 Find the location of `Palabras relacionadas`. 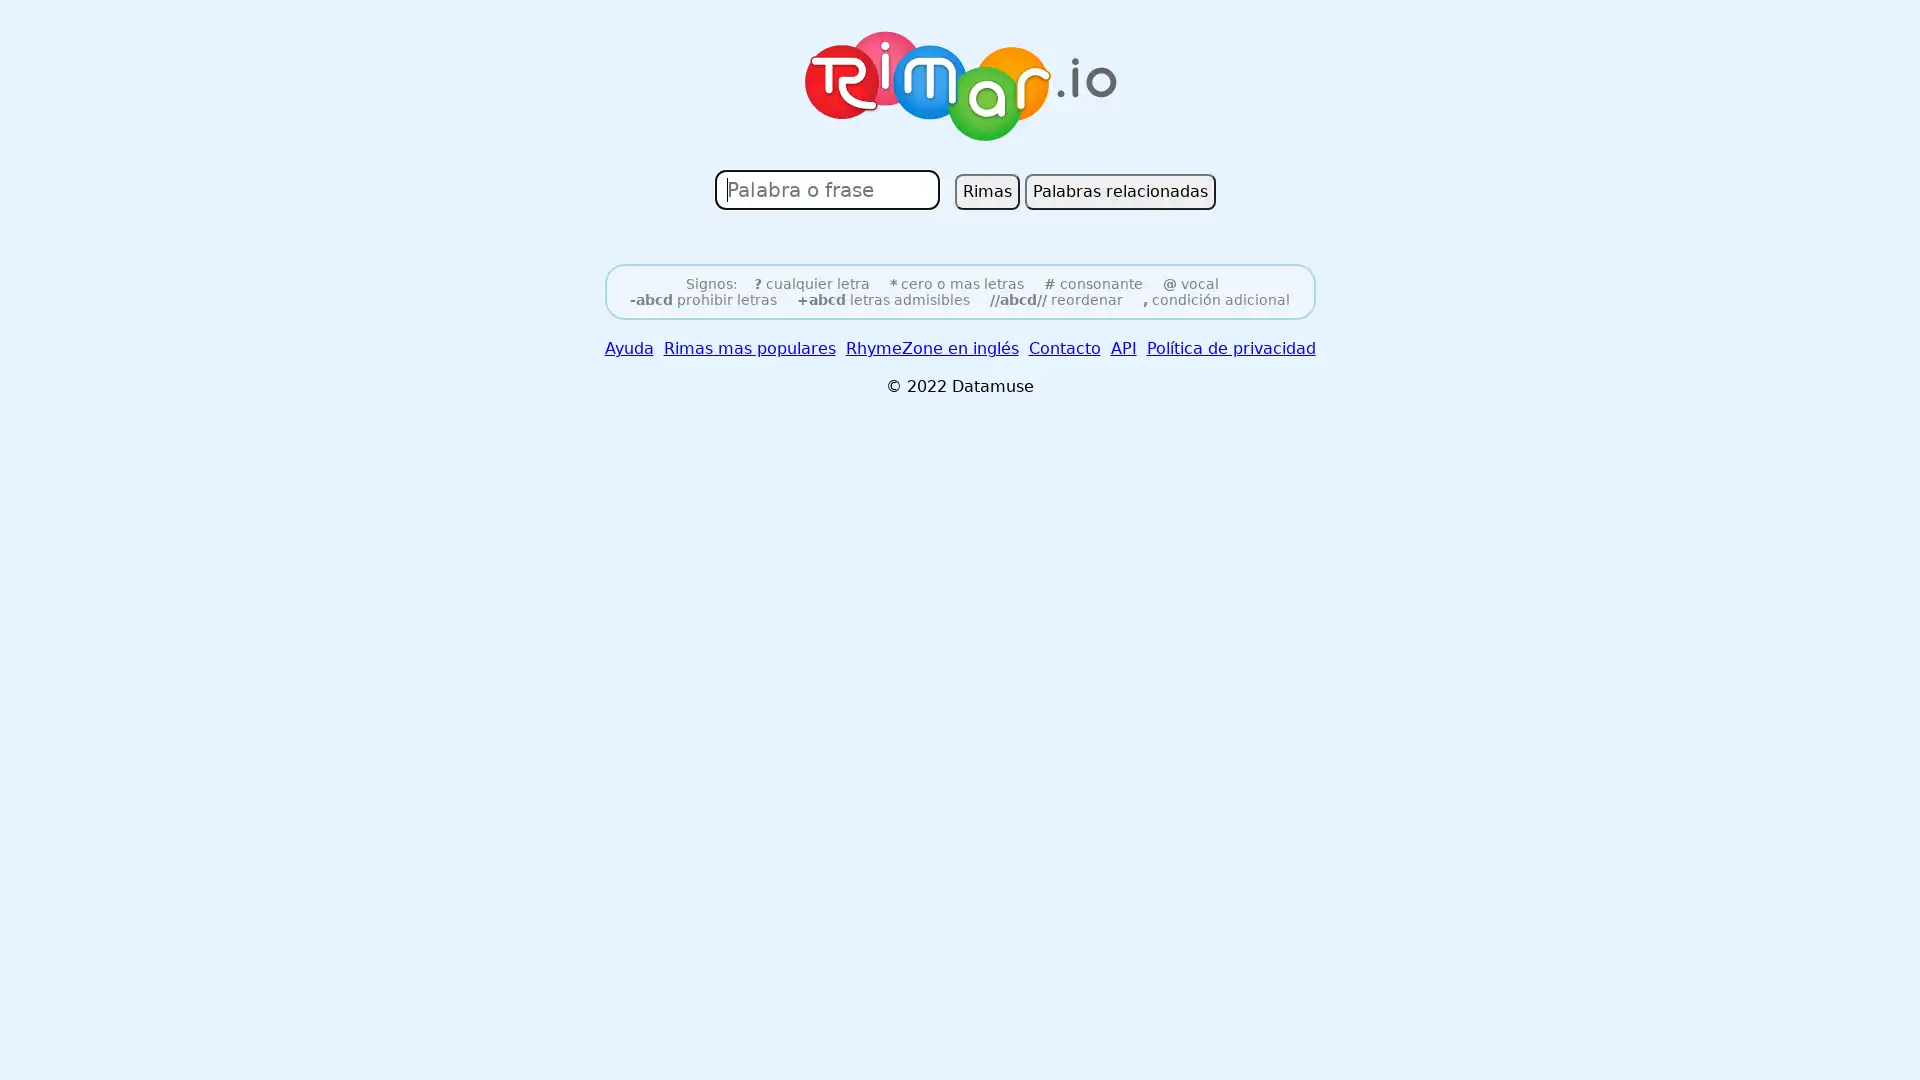

Palabras relacionadas is located at coordinates (1118, 191).